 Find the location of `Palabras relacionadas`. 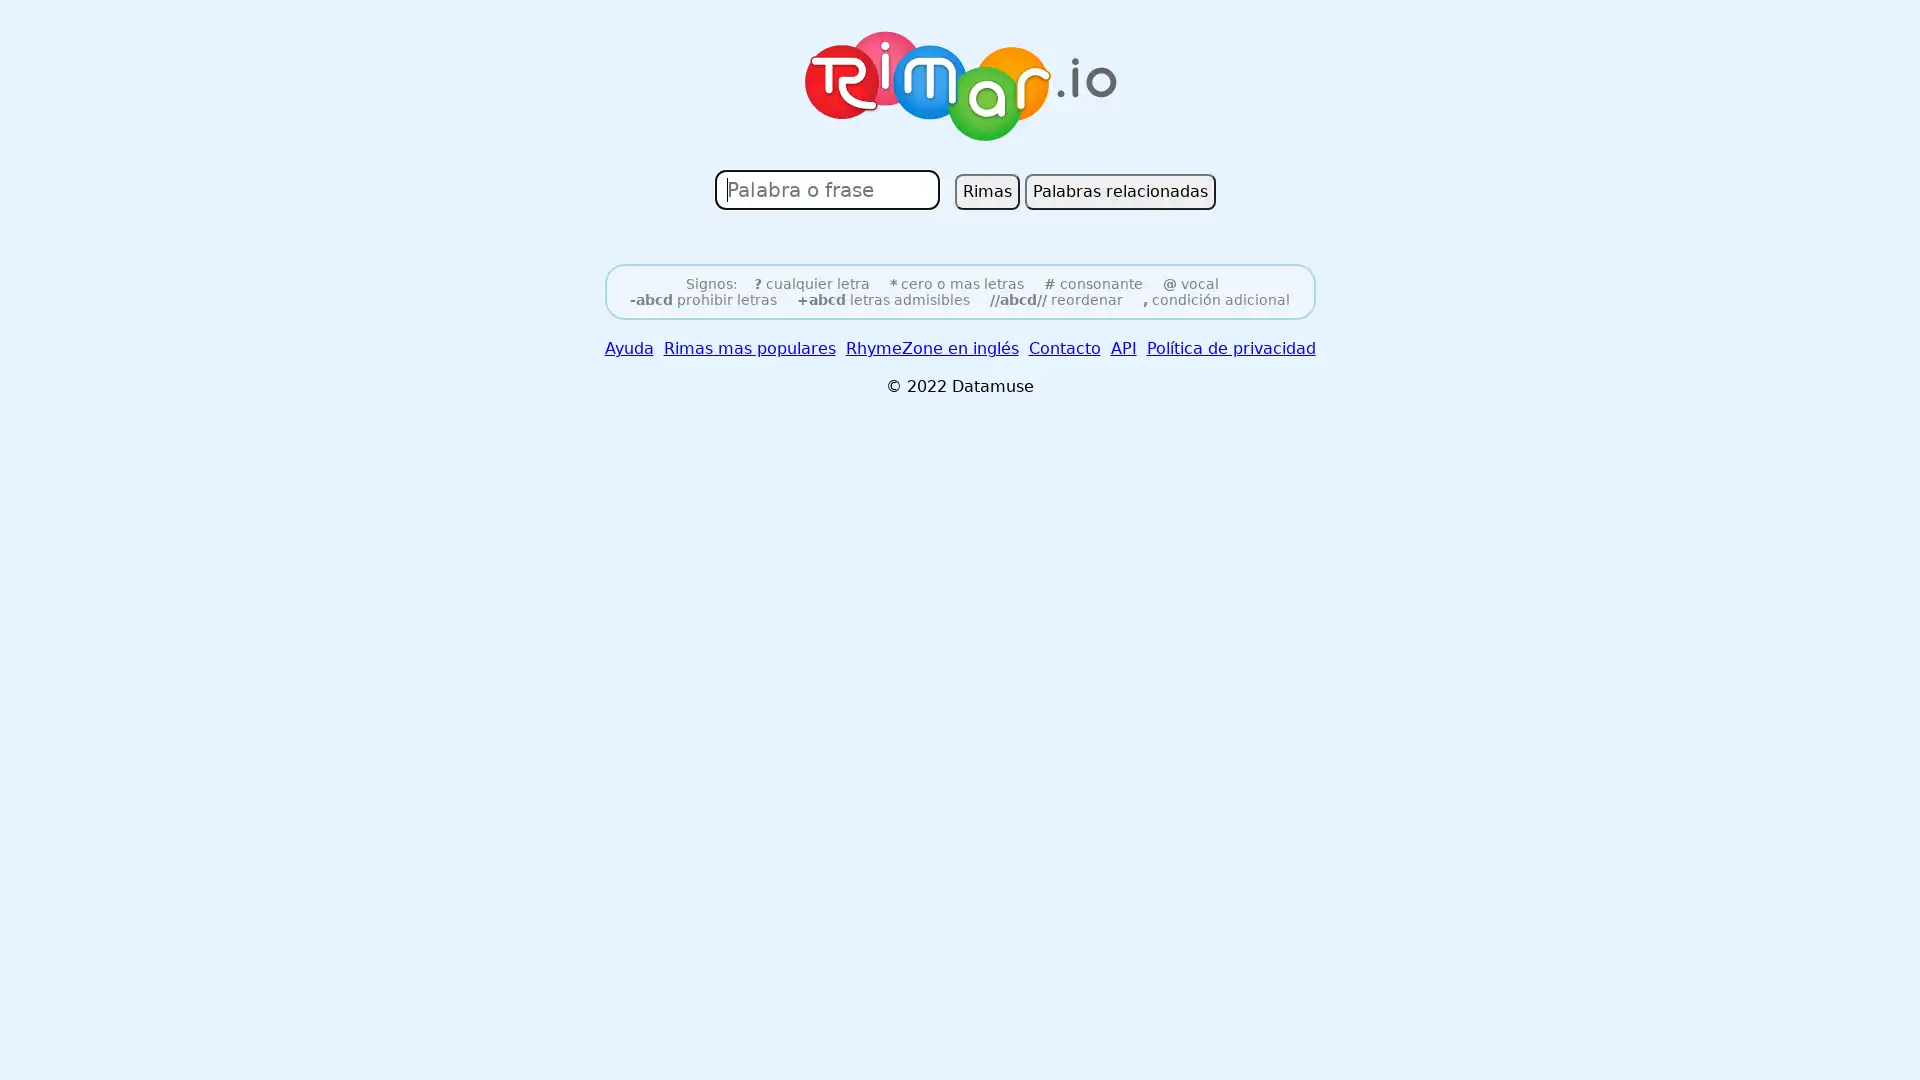

Palabras relacionadas is located at coordinates (1118, 191).